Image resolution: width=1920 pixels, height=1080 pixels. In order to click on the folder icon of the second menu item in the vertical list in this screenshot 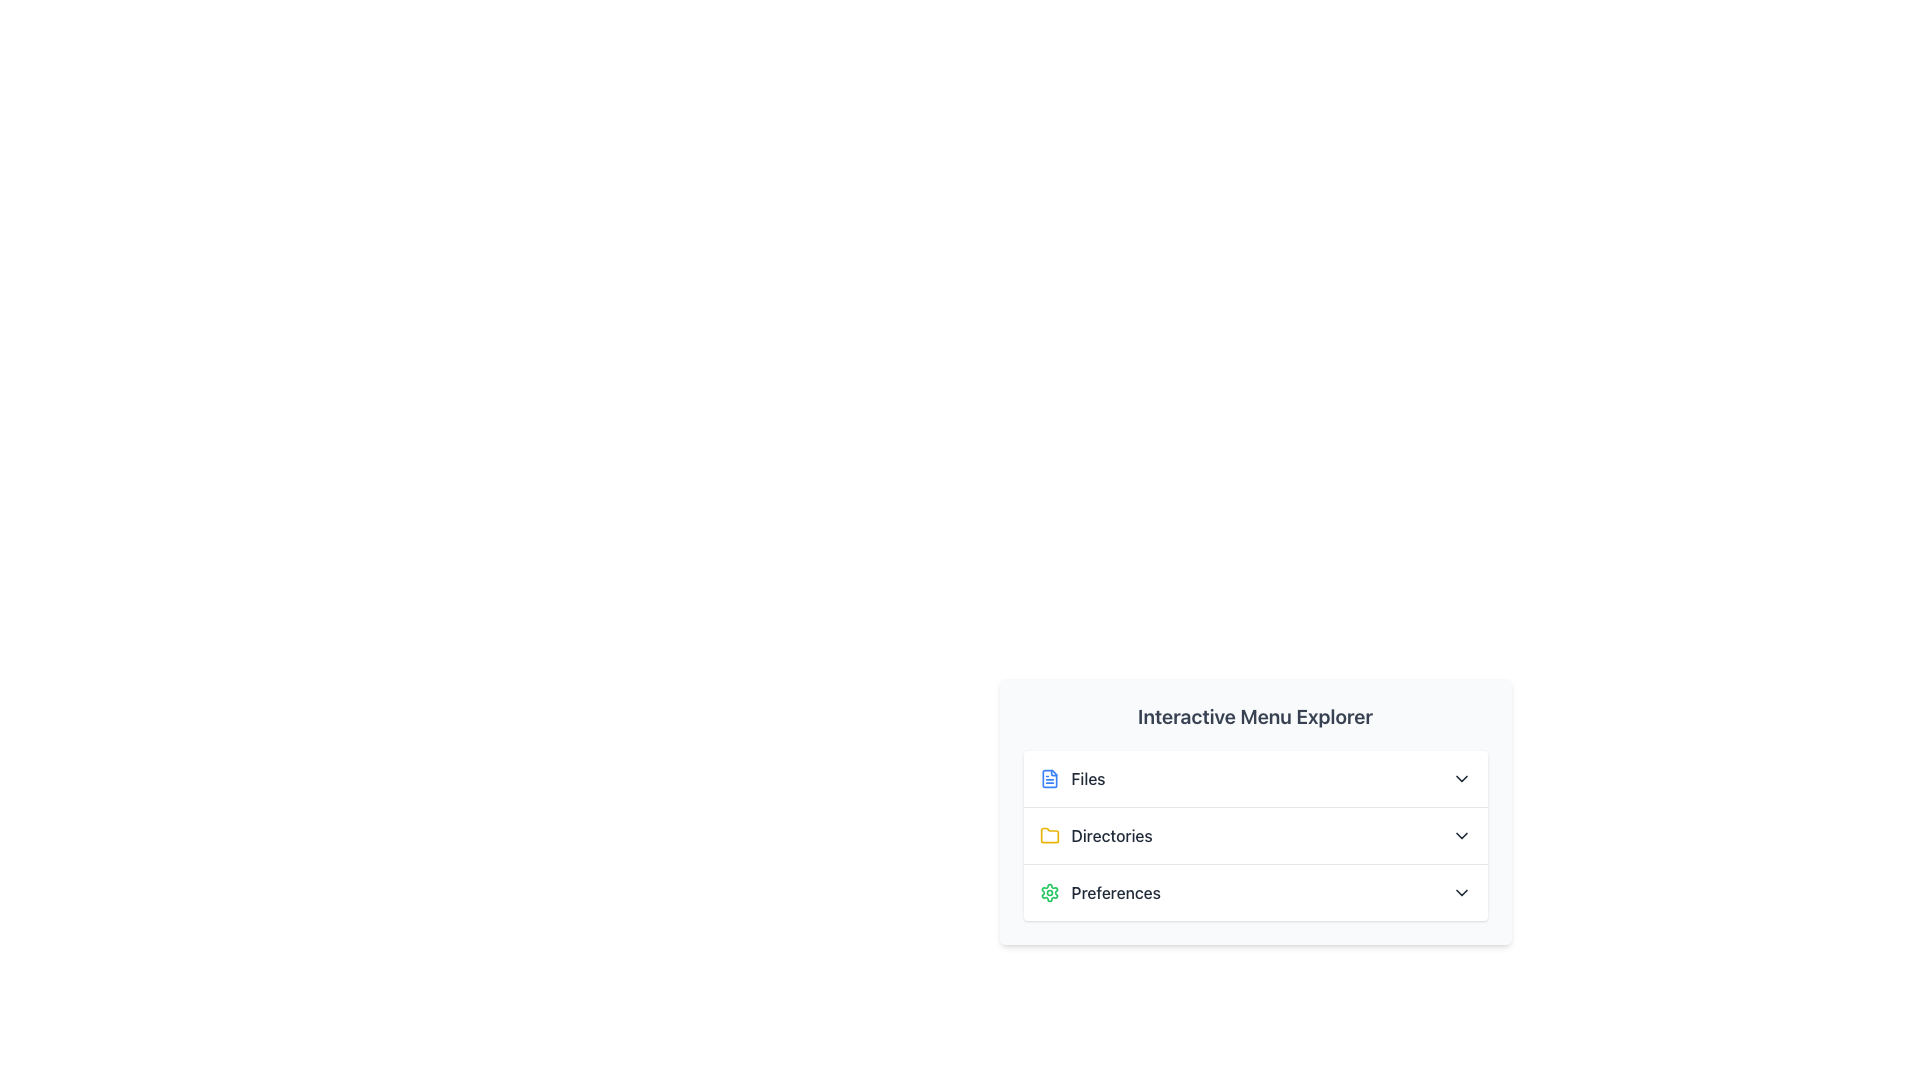, I will do `click(1095, 836)`.